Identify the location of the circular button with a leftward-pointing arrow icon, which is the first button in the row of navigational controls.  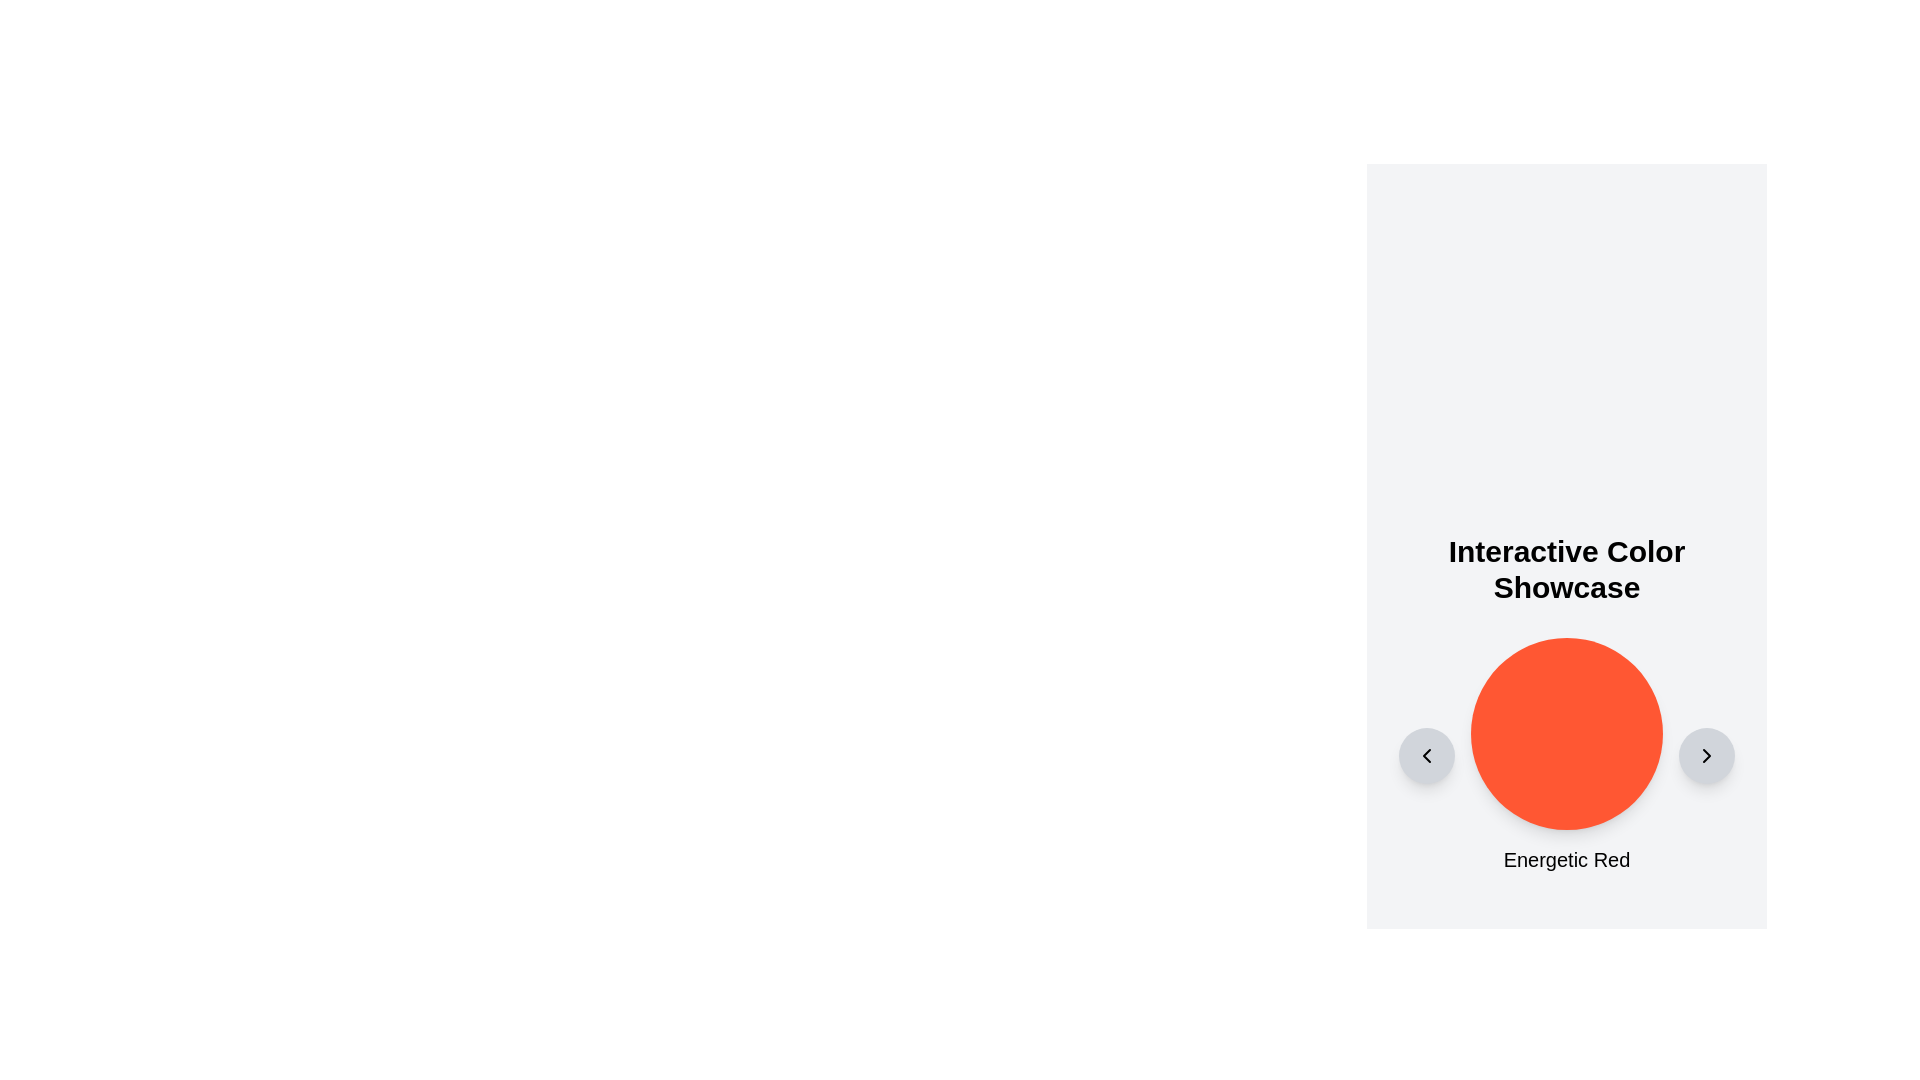
(1425, 756).